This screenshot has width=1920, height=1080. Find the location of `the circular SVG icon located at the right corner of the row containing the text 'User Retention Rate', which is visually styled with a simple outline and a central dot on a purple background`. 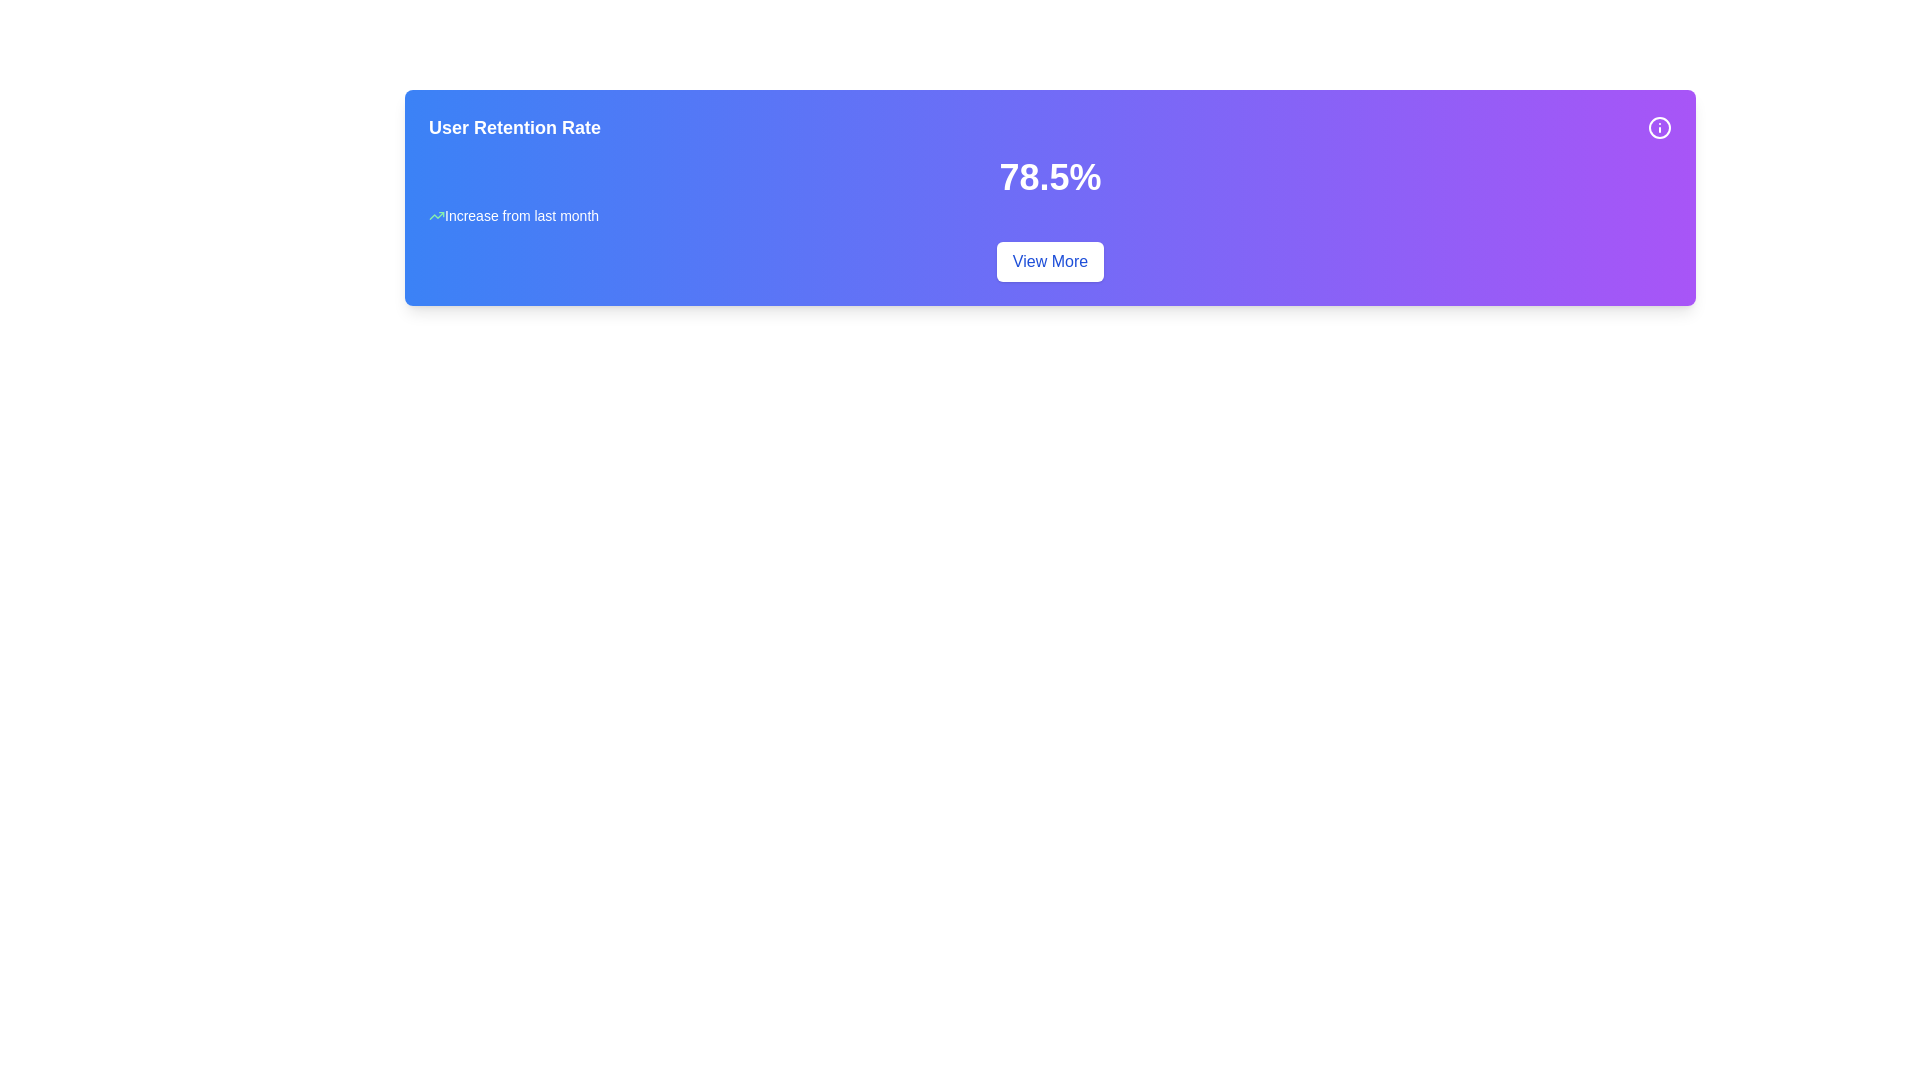

the circular SVG icon located at the right corner of the row containing the text 'User Retention Rate', which is visually styled with a simple outline and a central dot on a purple background is located at coordinates (1660, 127).